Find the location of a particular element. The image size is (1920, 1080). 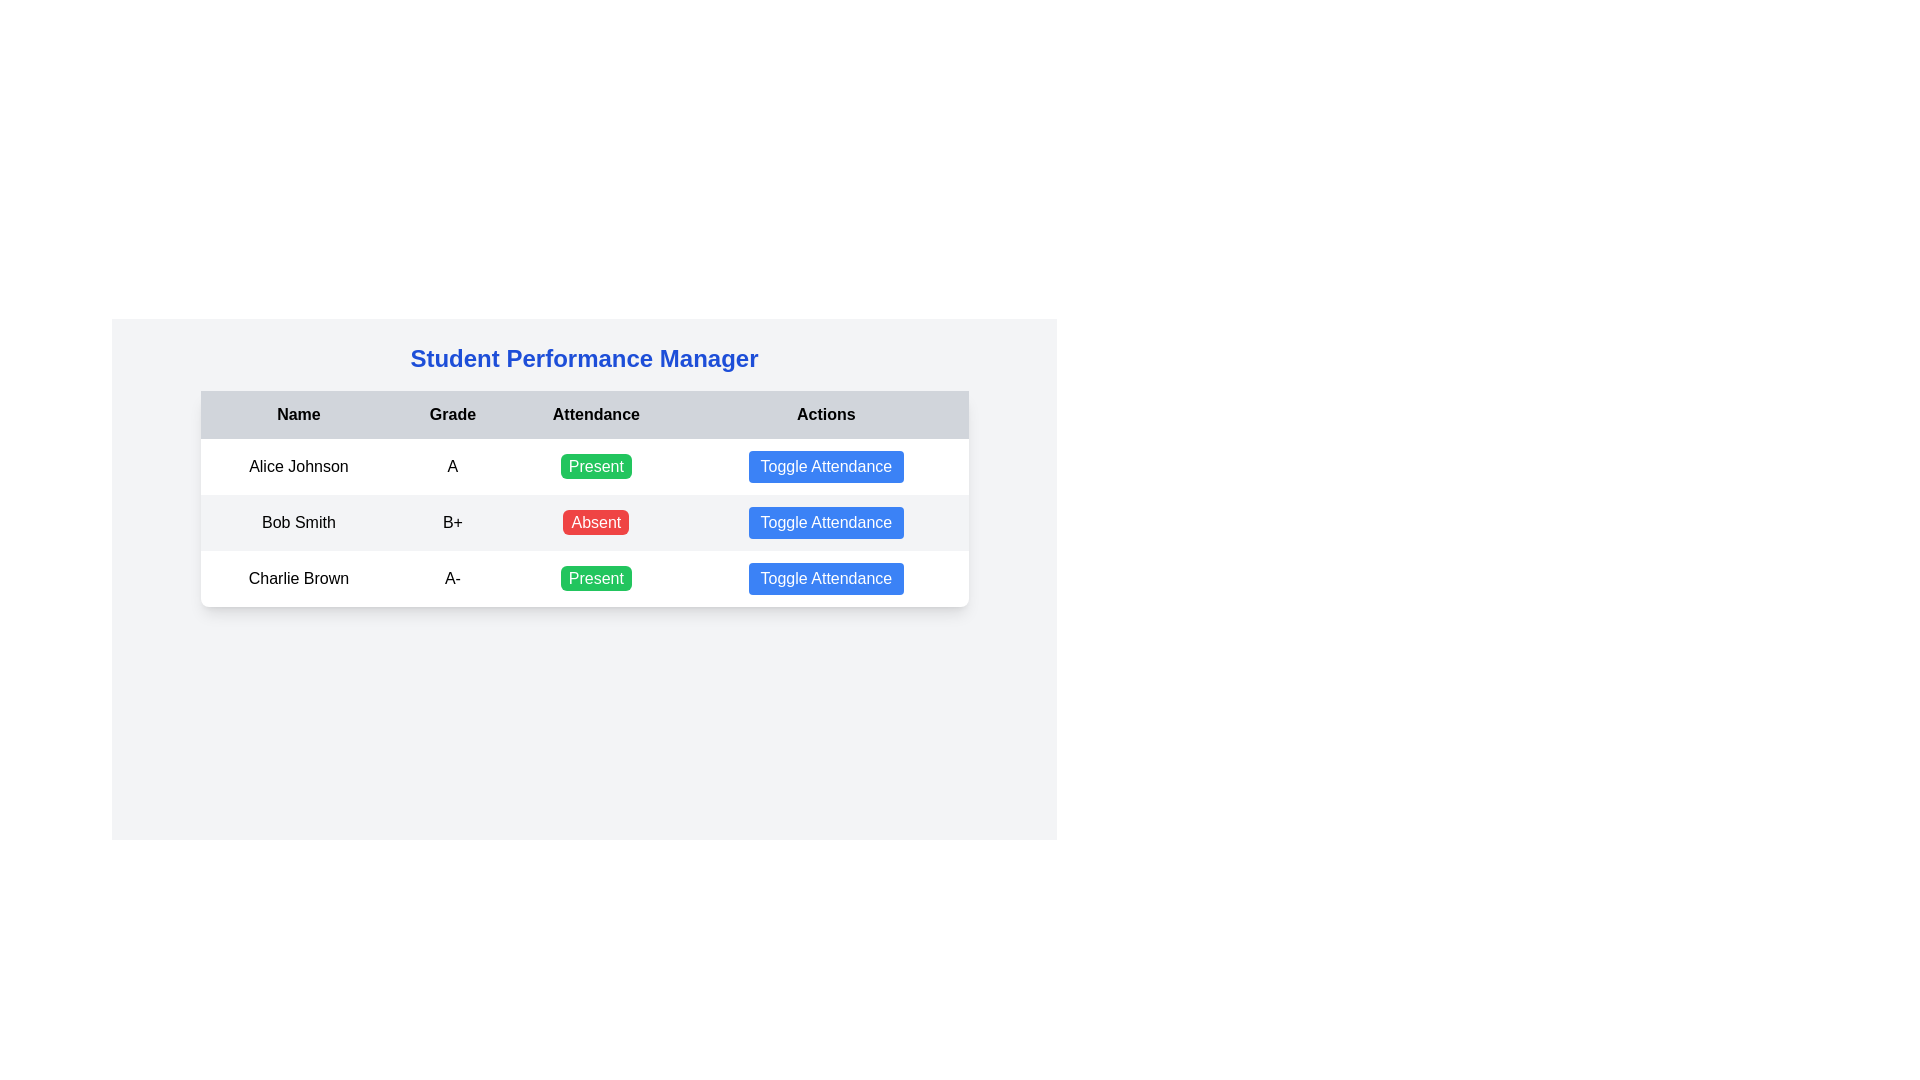

information displayed in the table row for 'Bob Smith', which includes the grade 'B+', attendance status 'Absent' highlighted in red, and the blue button labeled 'Toggle Attendance' is located at coordinates (583, 522).